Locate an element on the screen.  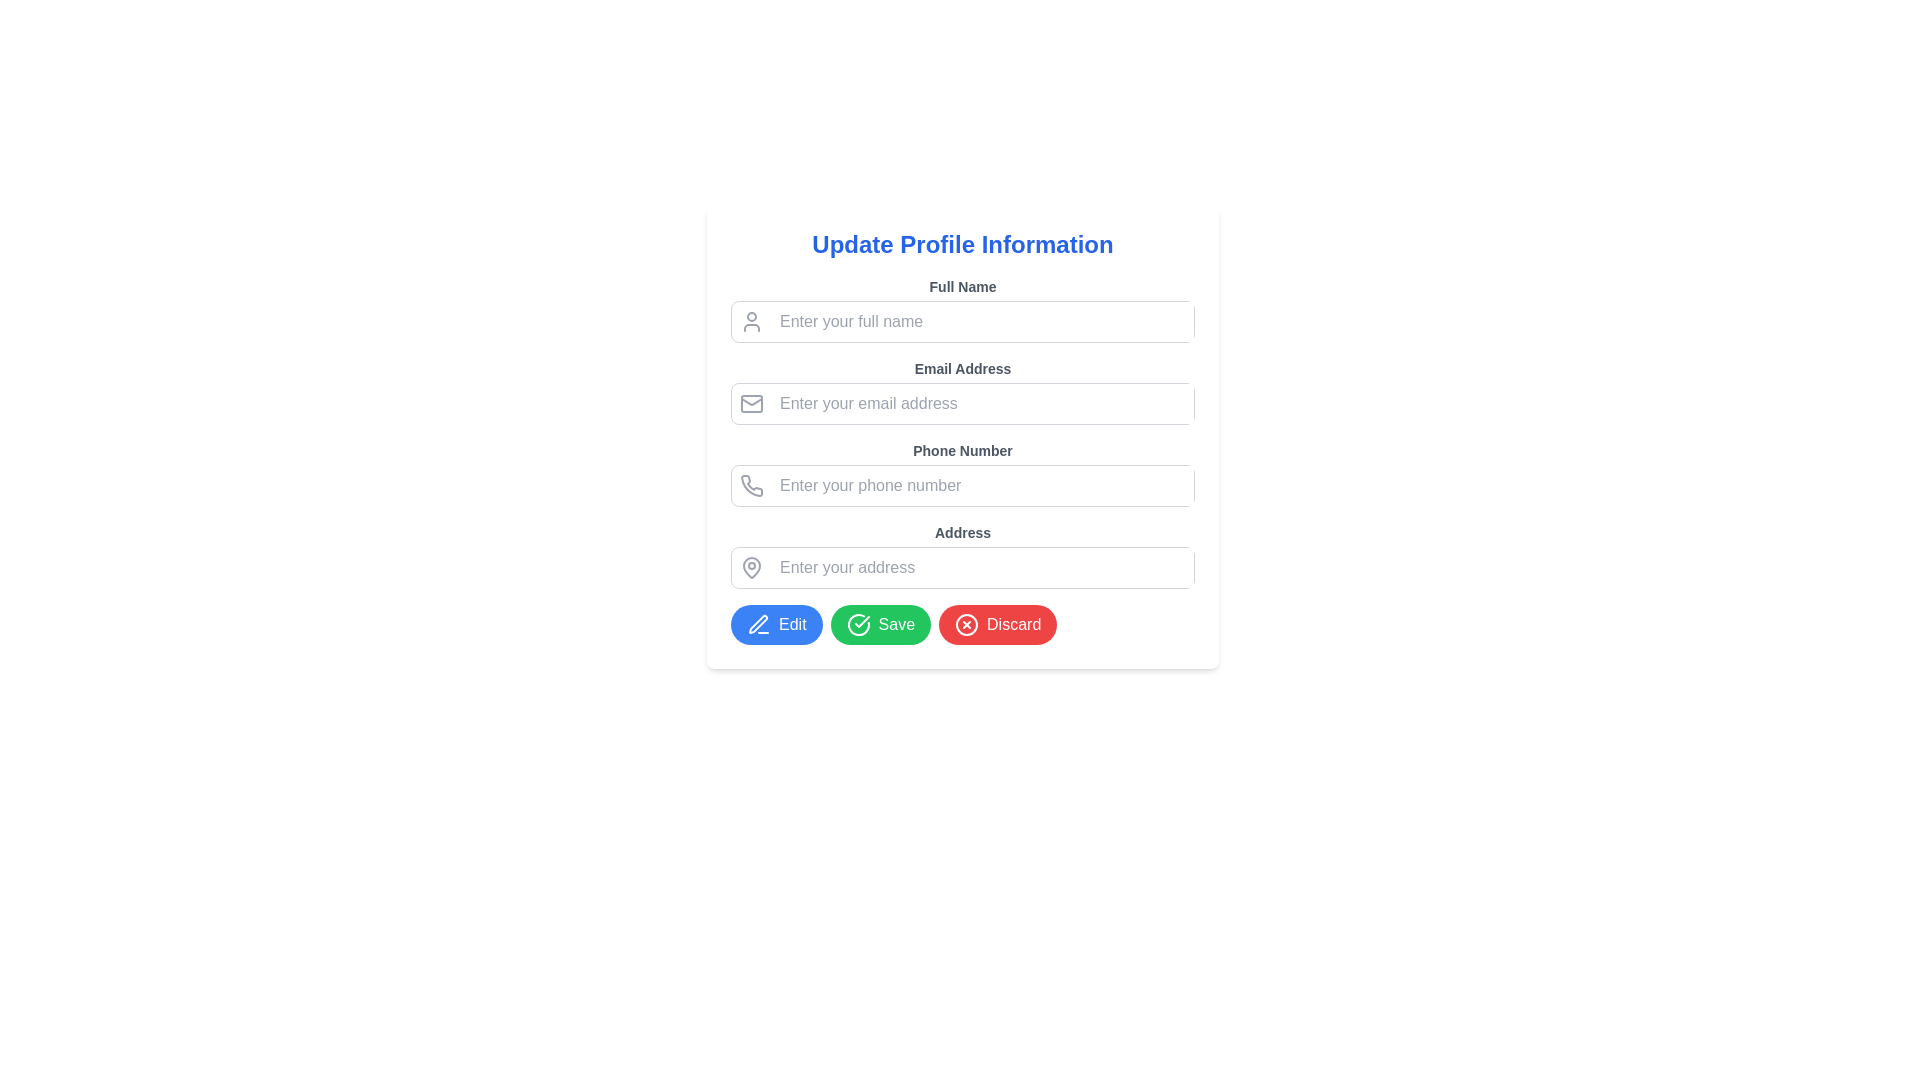
the small stylized user icon representing a profile or account, which is located to the left of the 'Full Name' text input field is located at coordinates (751, 320).